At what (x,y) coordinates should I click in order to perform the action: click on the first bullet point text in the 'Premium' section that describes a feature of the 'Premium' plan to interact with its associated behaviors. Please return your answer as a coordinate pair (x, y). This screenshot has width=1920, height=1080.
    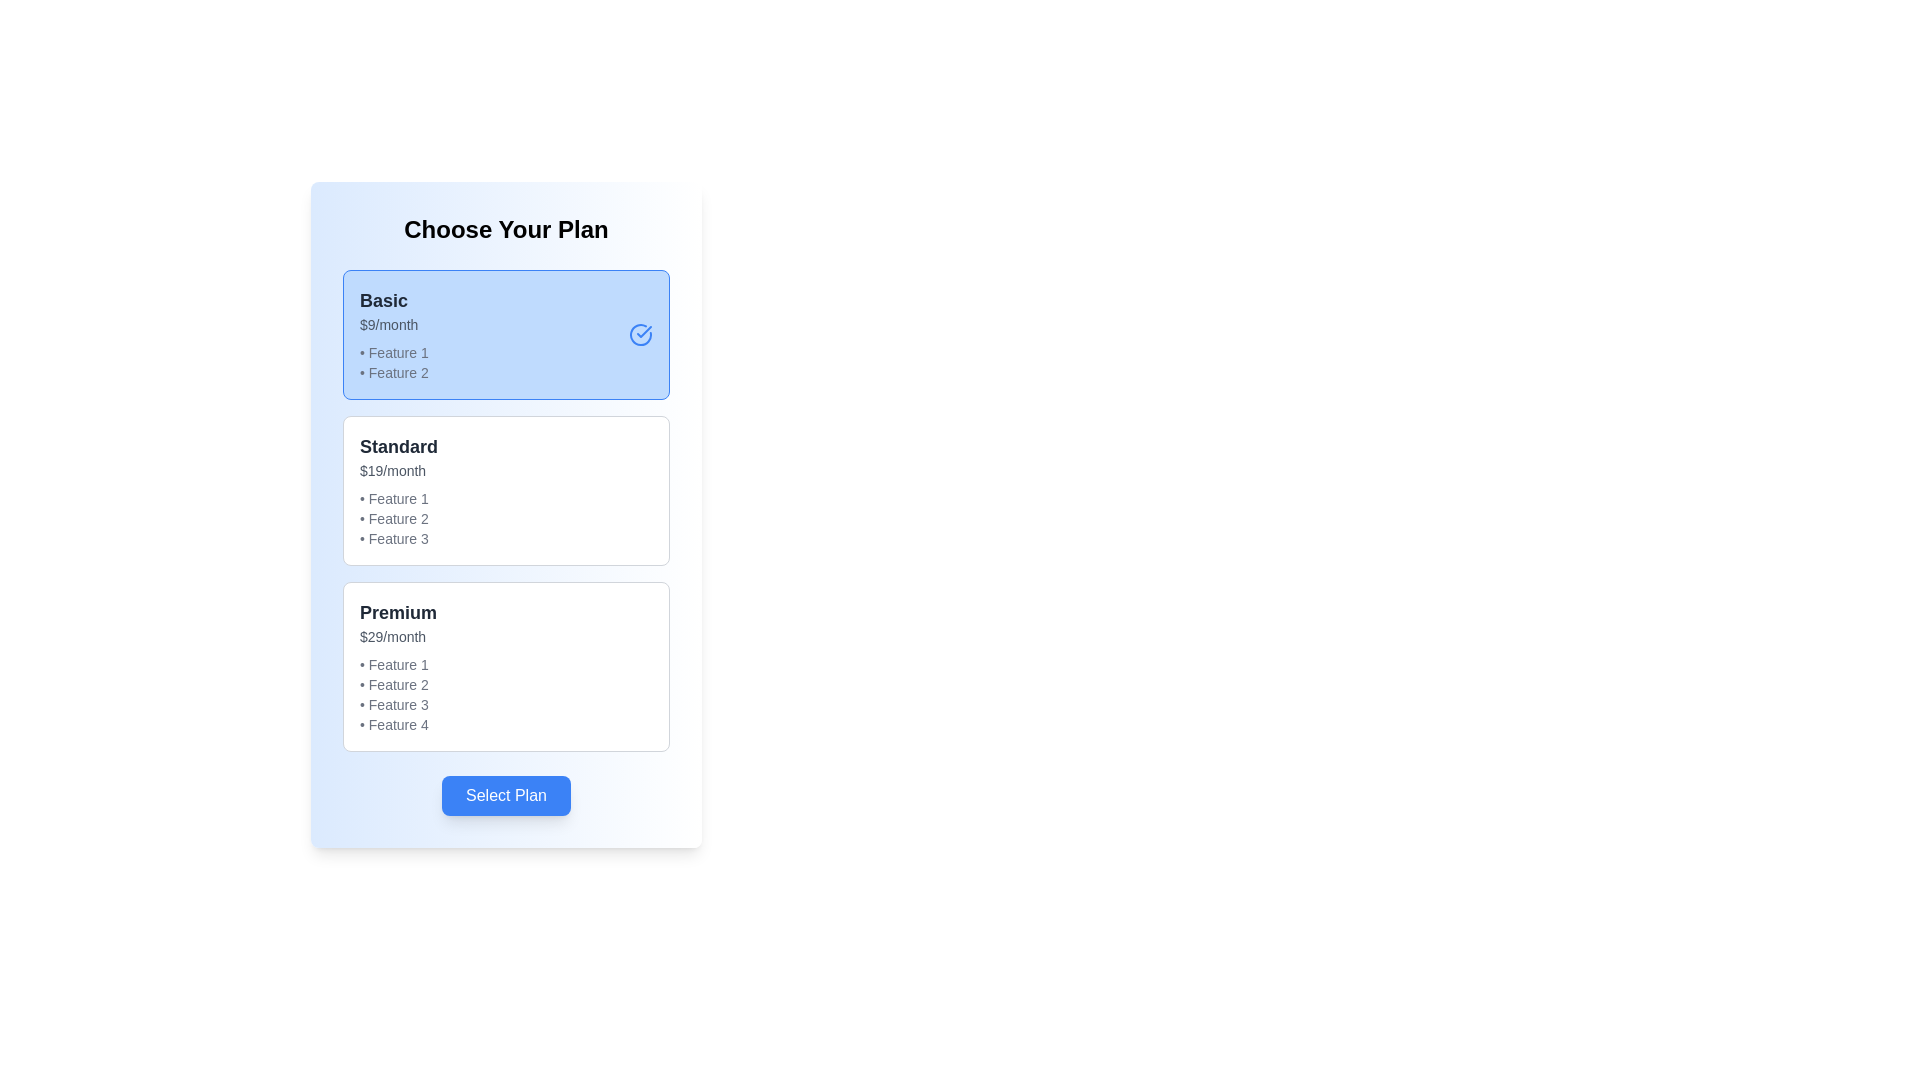
    Looking at the image, I should click on (398, 664).